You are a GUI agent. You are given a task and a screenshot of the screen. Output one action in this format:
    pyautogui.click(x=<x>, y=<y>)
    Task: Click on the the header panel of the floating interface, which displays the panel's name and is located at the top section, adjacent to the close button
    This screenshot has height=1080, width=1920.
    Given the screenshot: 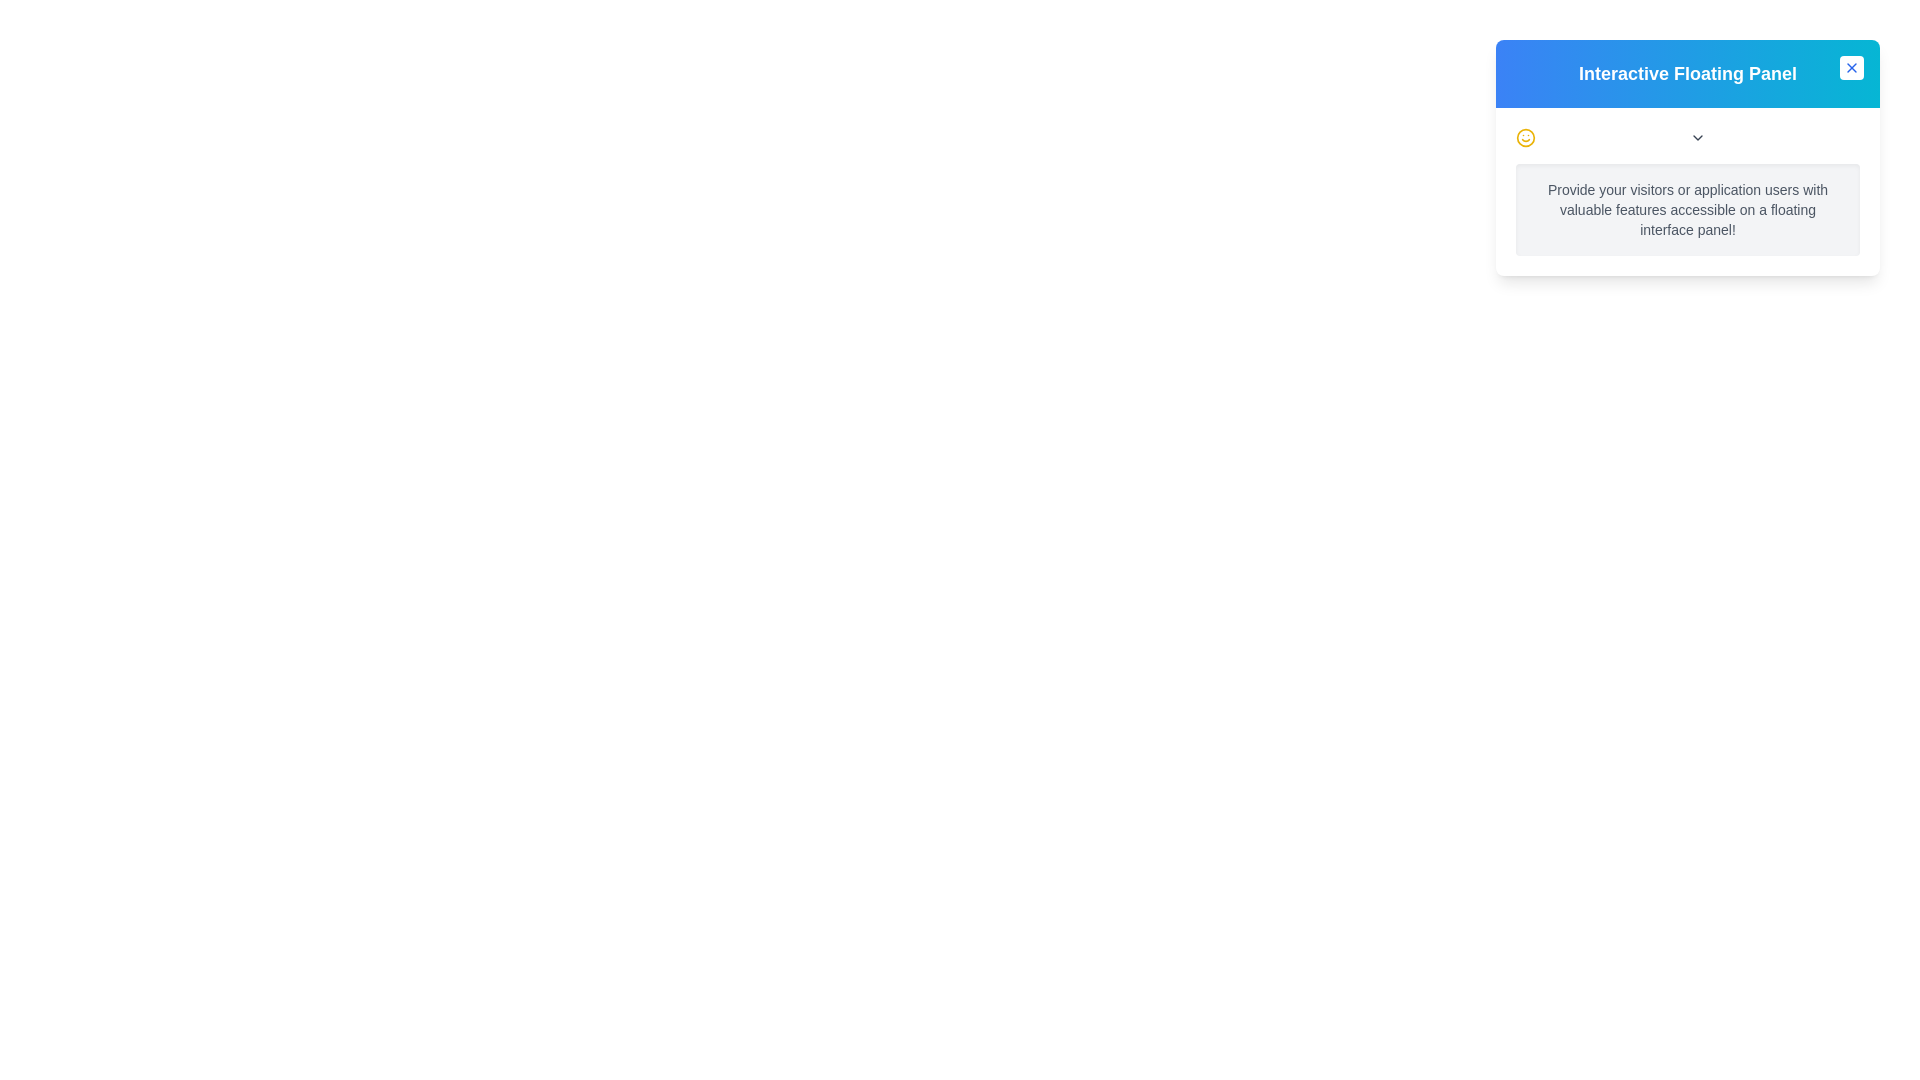 What is the action you would take?
    pyautogui.click(x=1687, y=72)
    